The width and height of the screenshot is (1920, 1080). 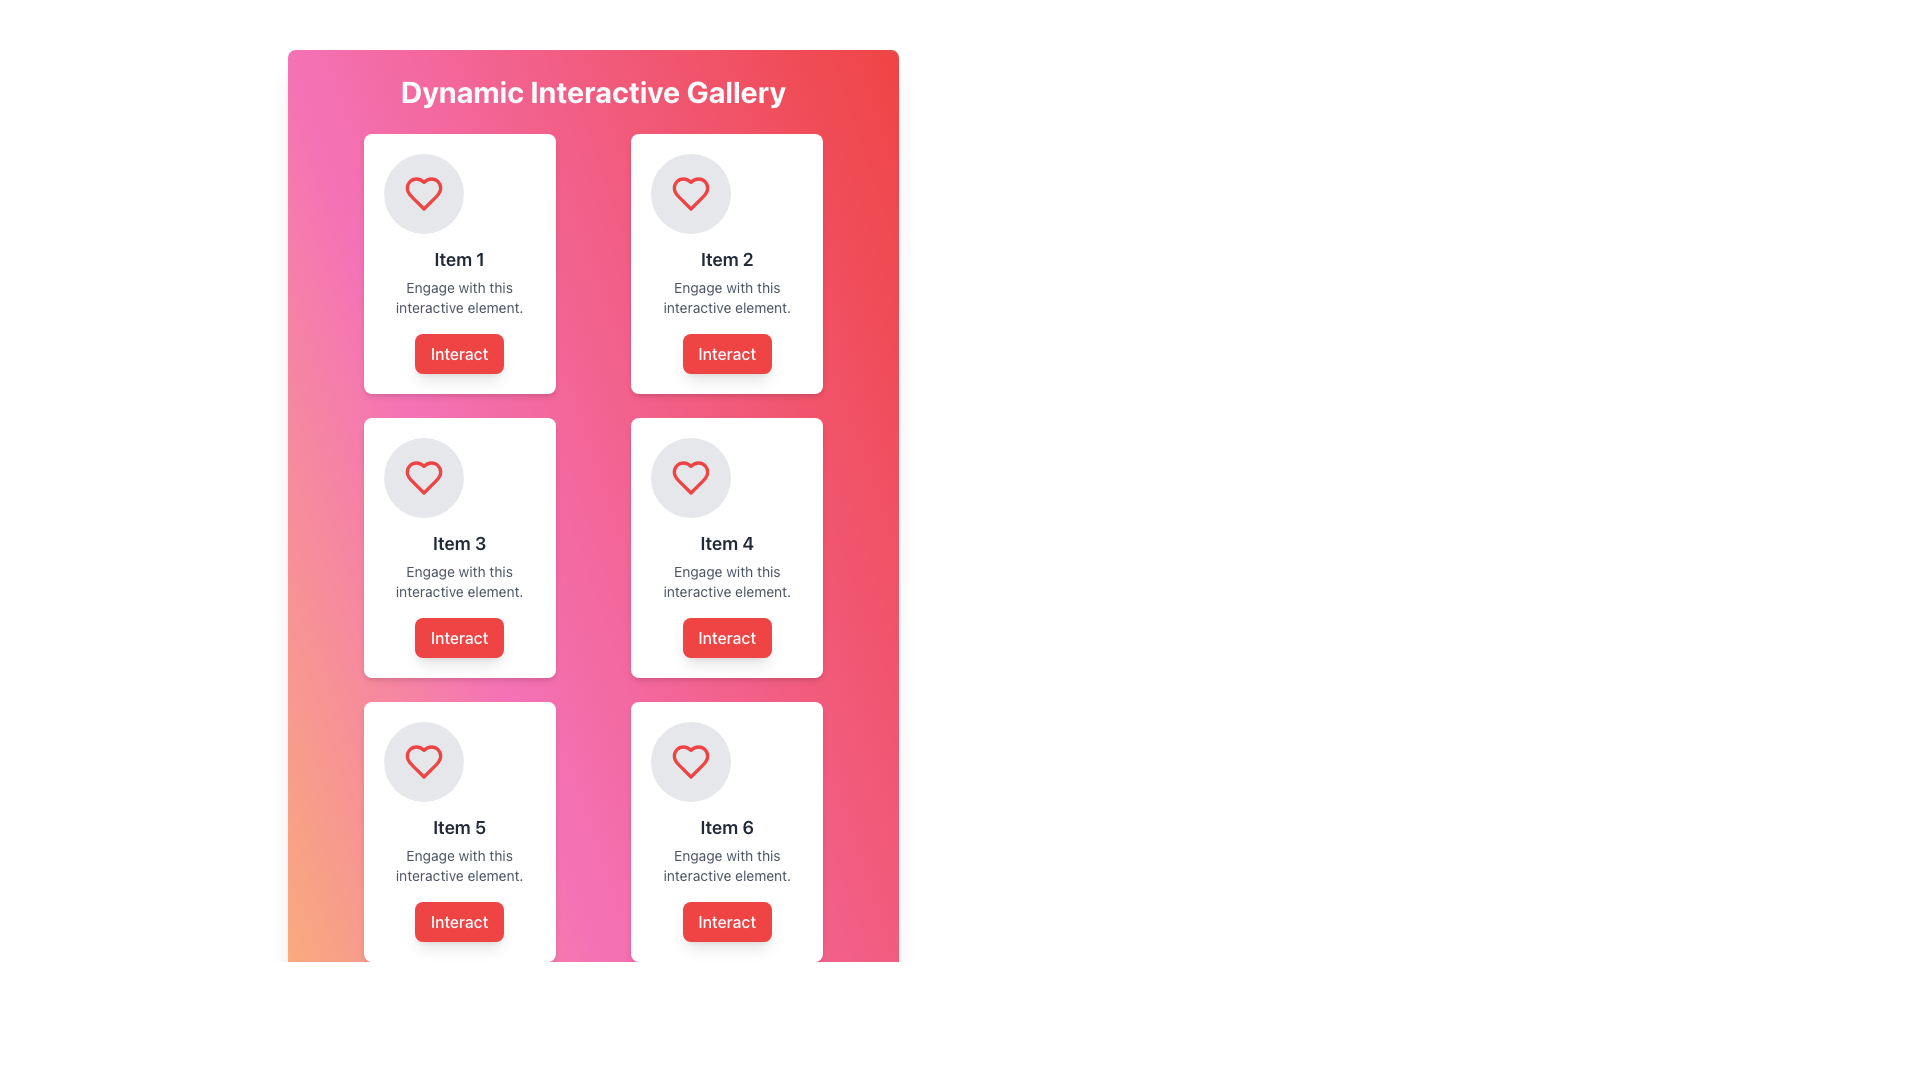 What do you see at coordinates (422, 478) in the screenshot?
I see `the heart icon representing a 'like' symbol located in the third card titled 'Item 3' in the left column of the grid layout` at bounding box center [422, 478].